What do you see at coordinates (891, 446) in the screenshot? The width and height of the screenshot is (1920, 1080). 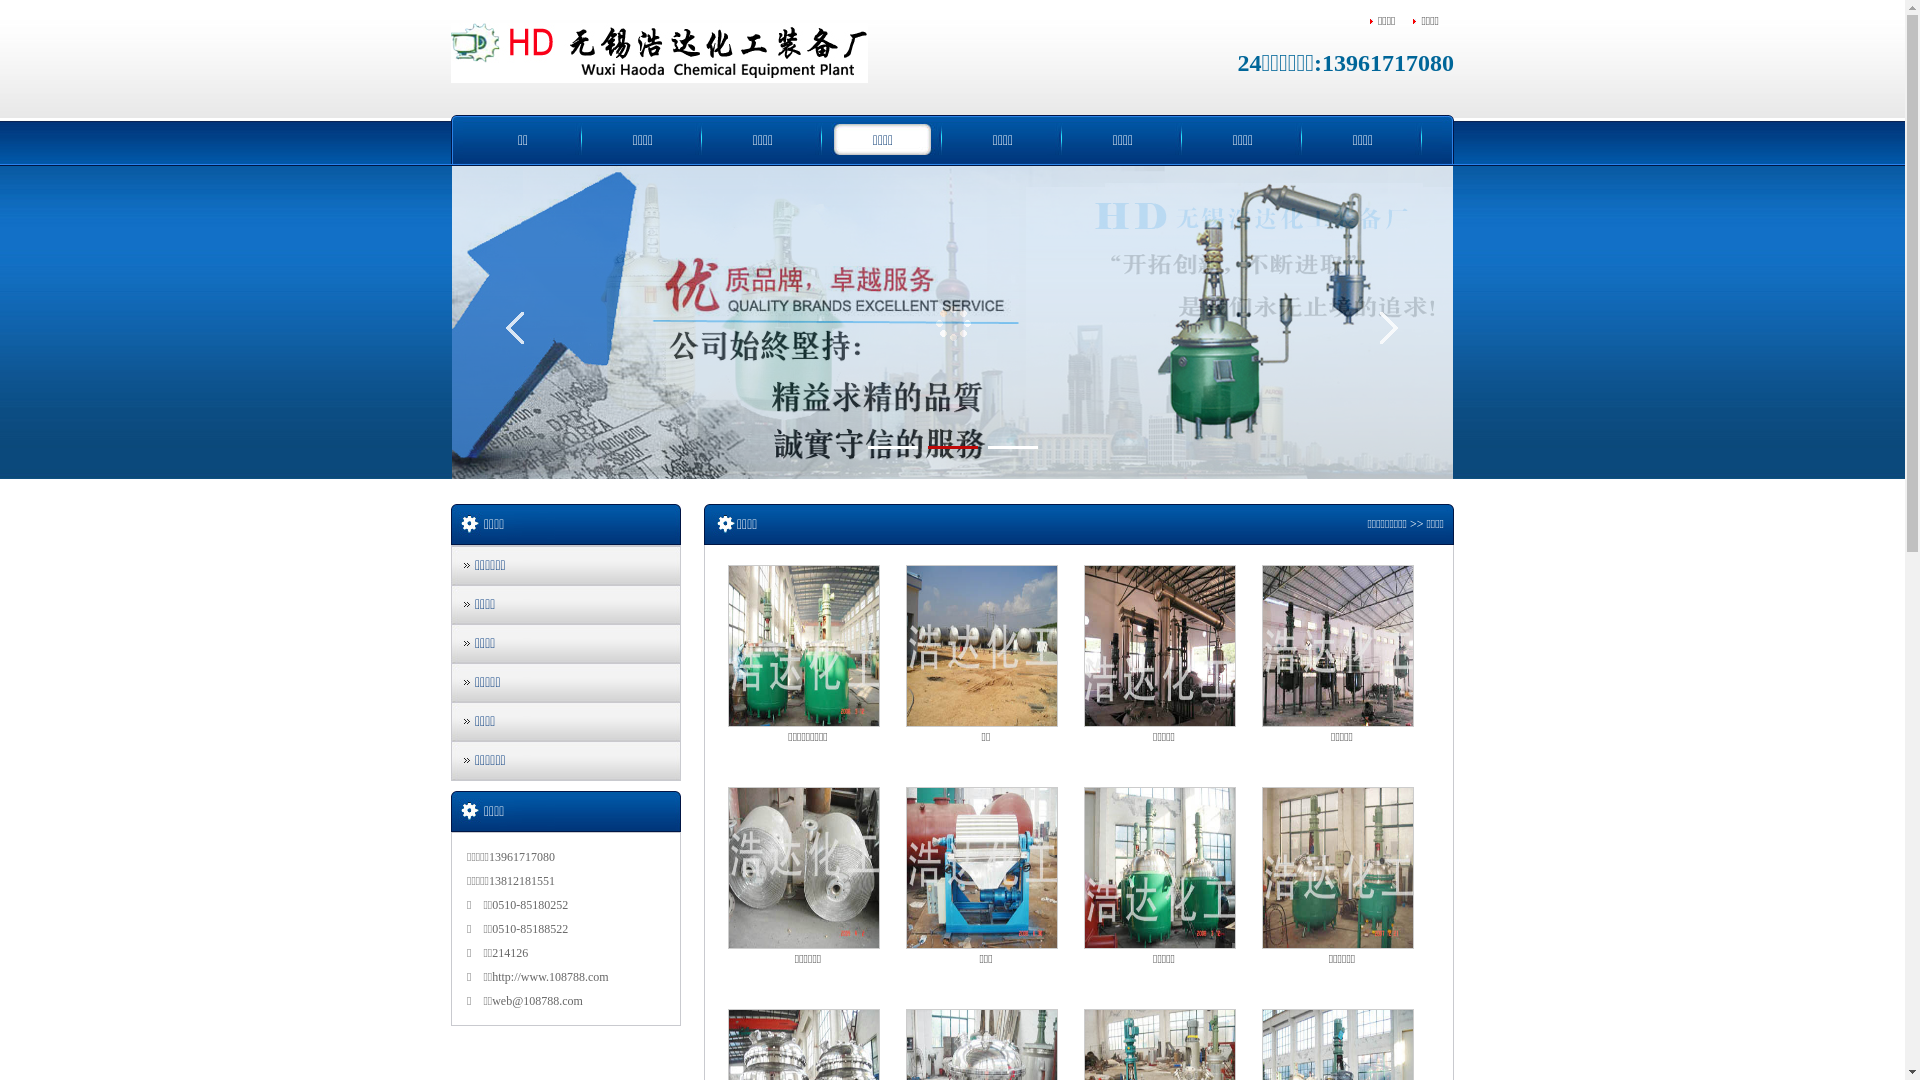 I see `'1'` at bounding box center [891, 446].